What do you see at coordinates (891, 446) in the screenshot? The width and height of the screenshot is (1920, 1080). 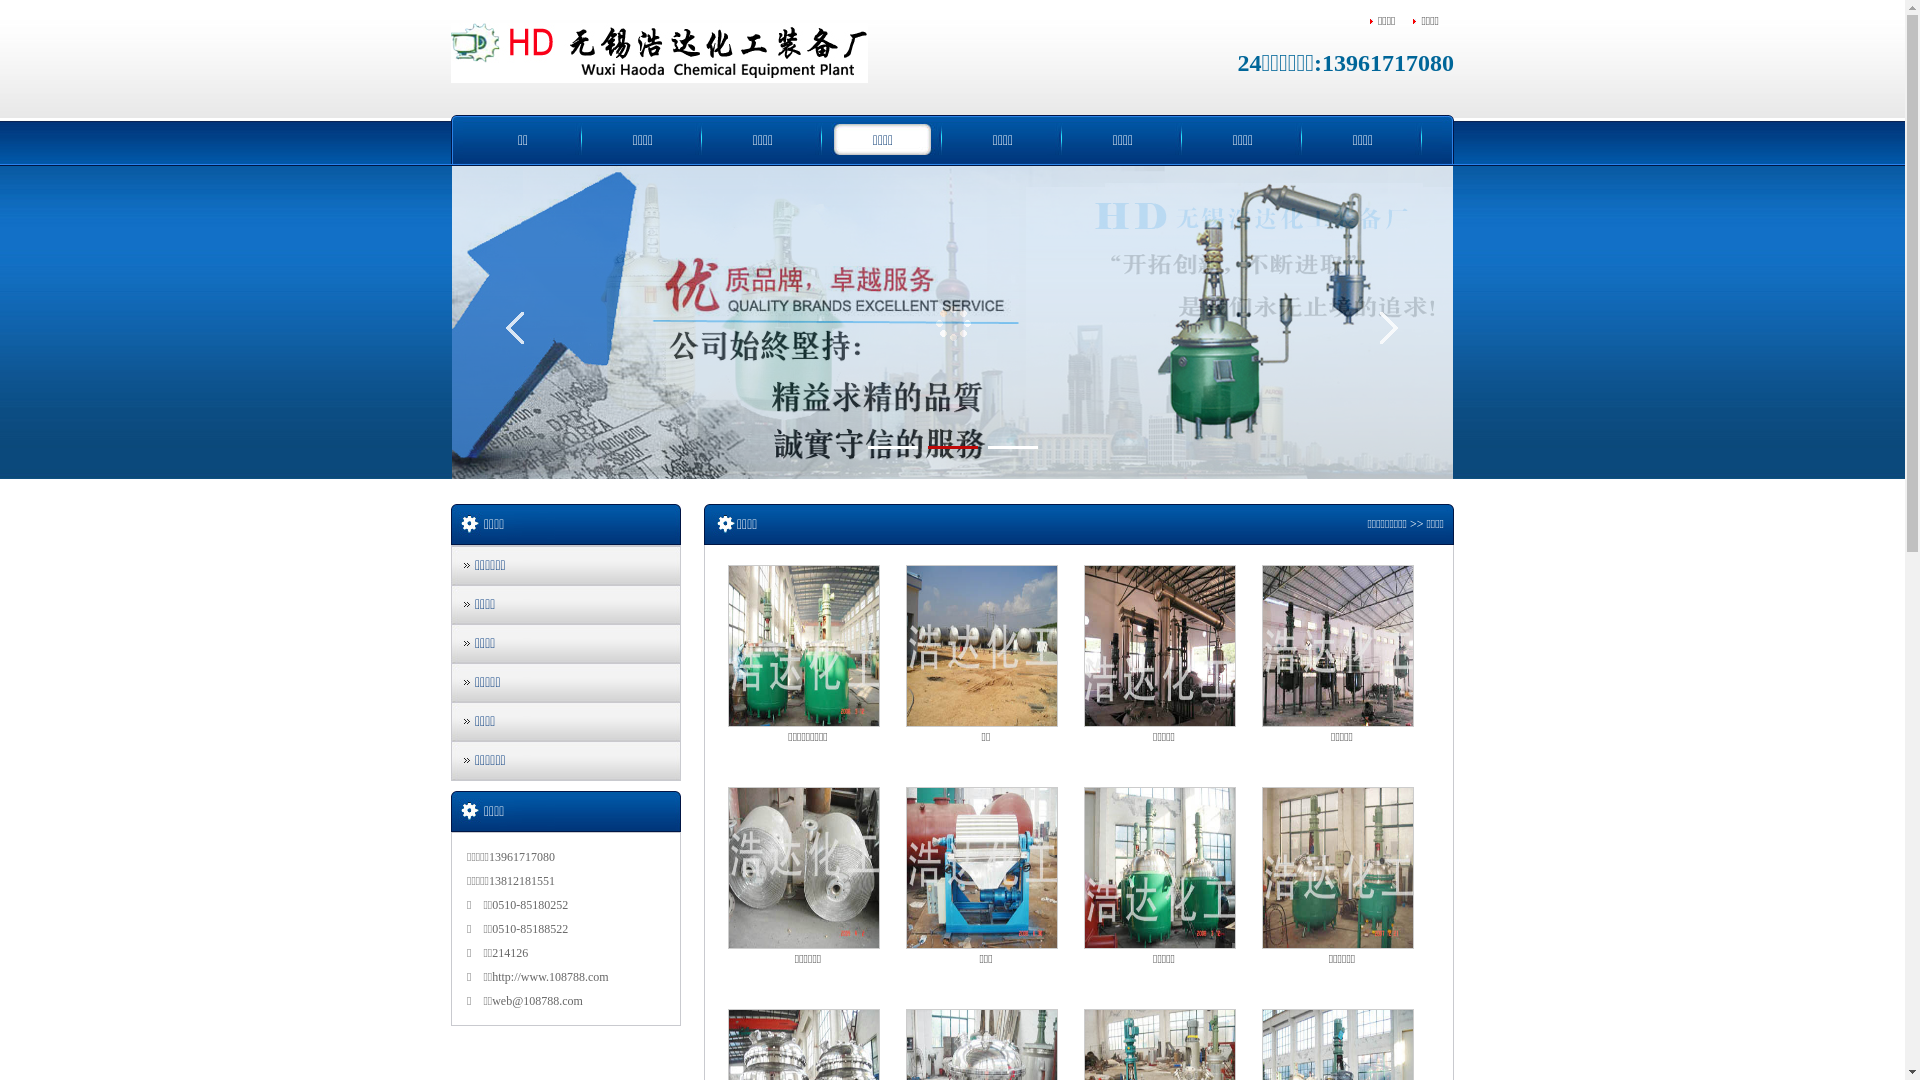 I see `'1'` at bounding box center [891, 446].